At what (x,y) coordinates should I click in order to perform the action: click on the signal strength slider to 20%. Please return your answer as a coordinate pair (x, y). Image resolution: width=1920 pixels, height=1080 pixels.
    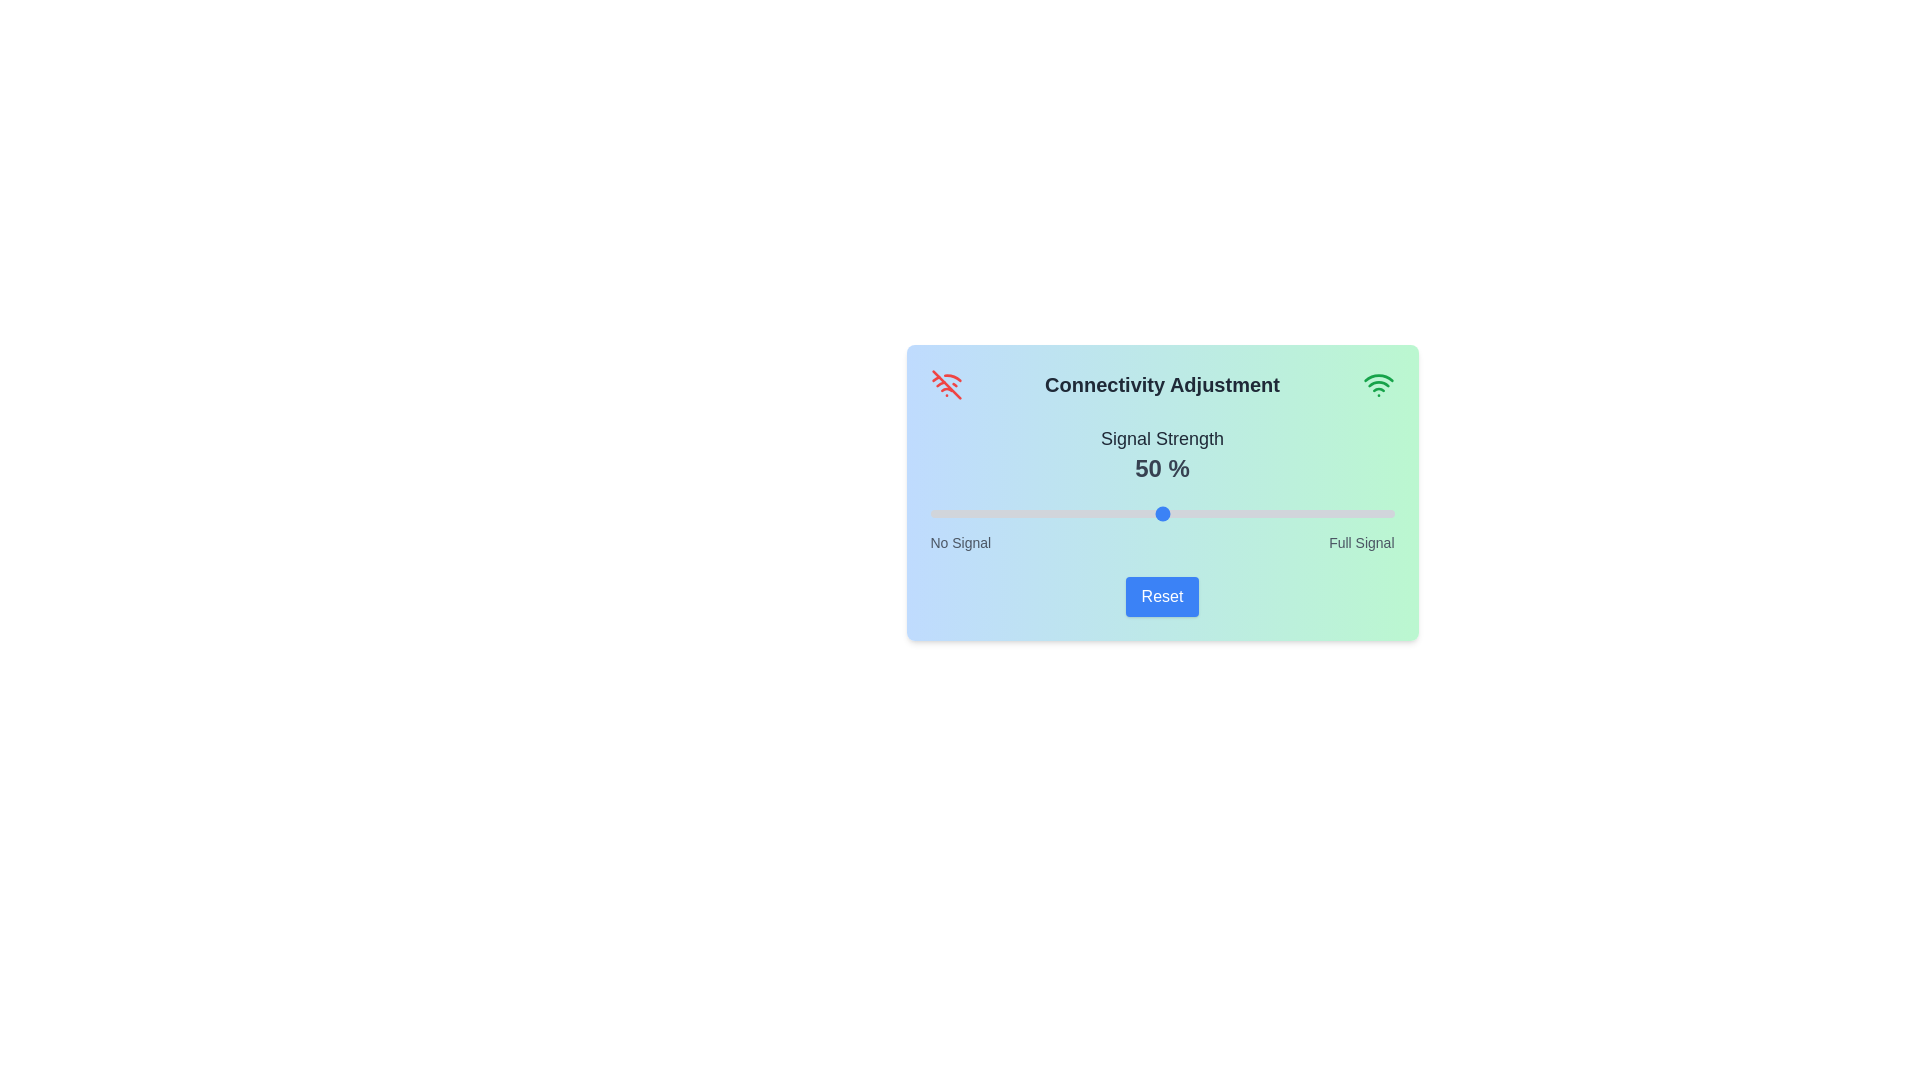
    Looking at the image, I should click on (1023, 512).